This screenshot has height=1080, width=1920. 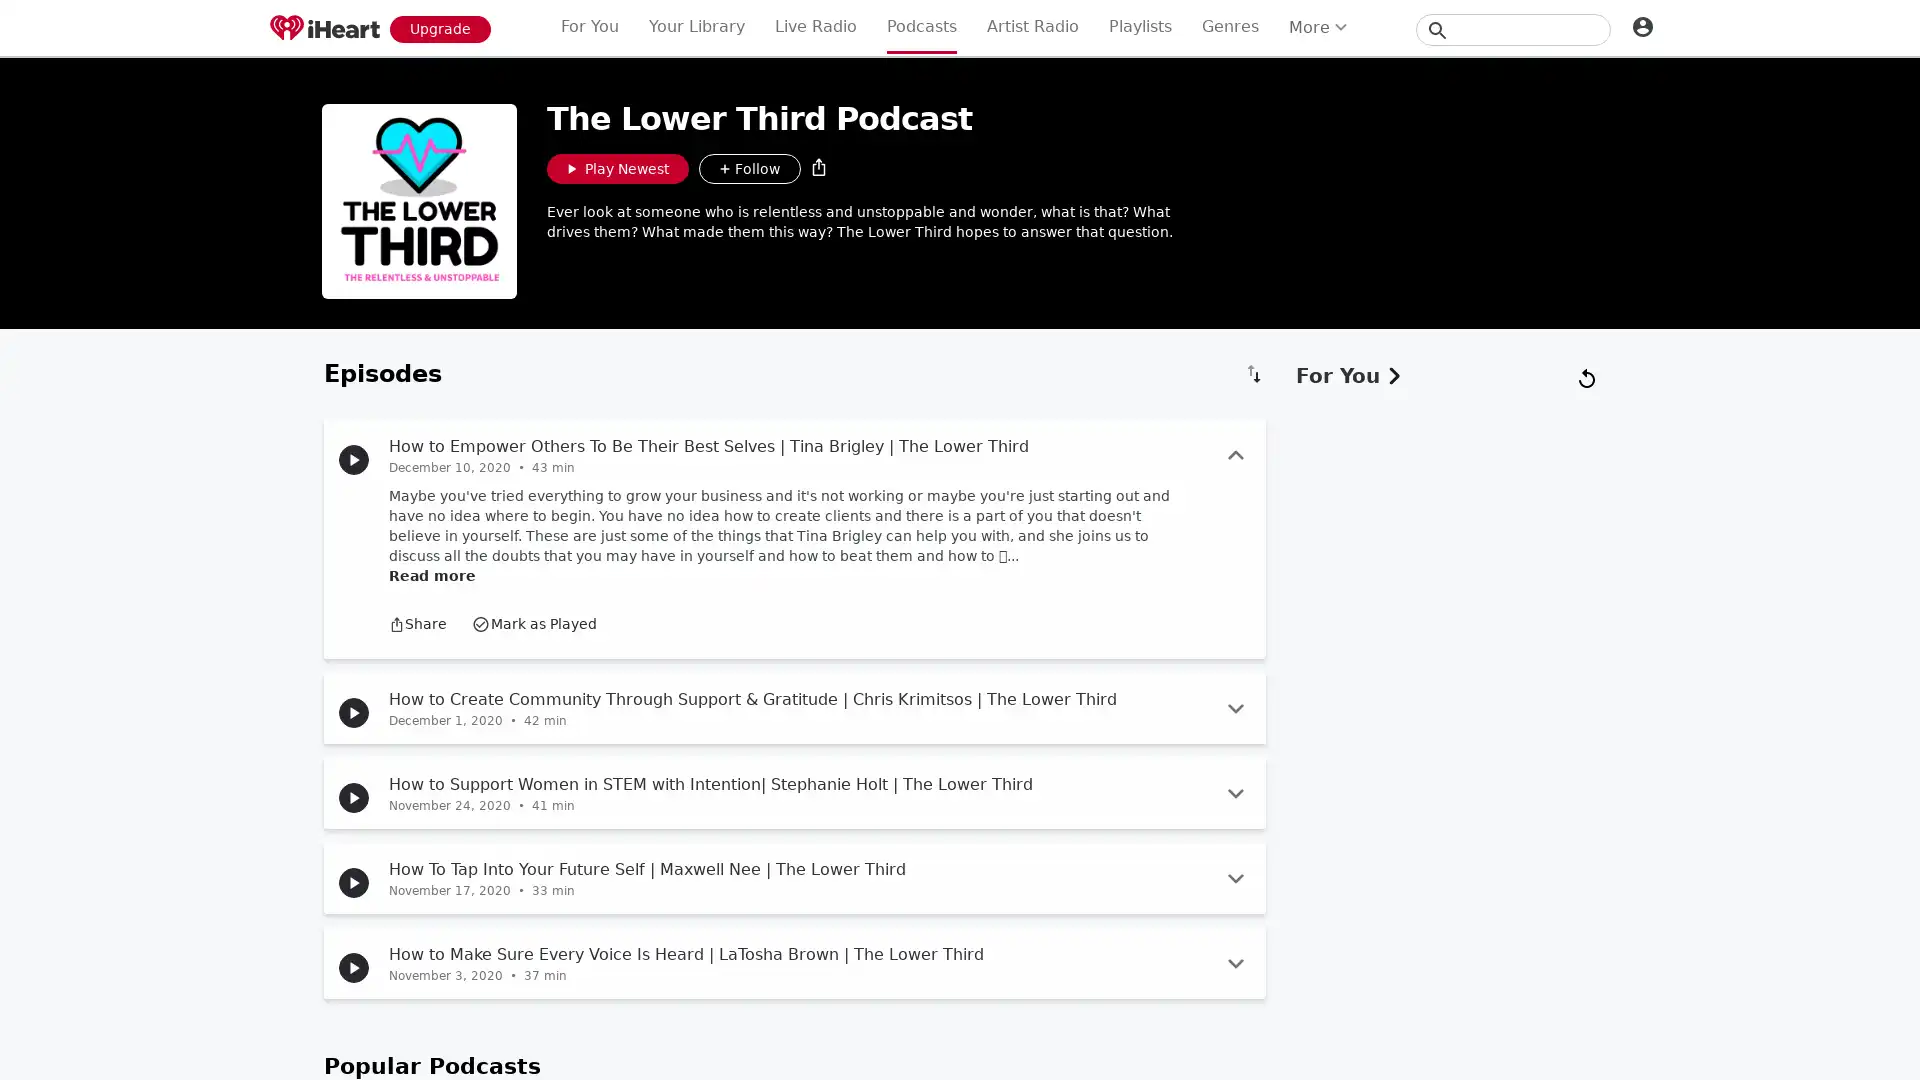 I want to click on Read more, so click(x=431, y=952).